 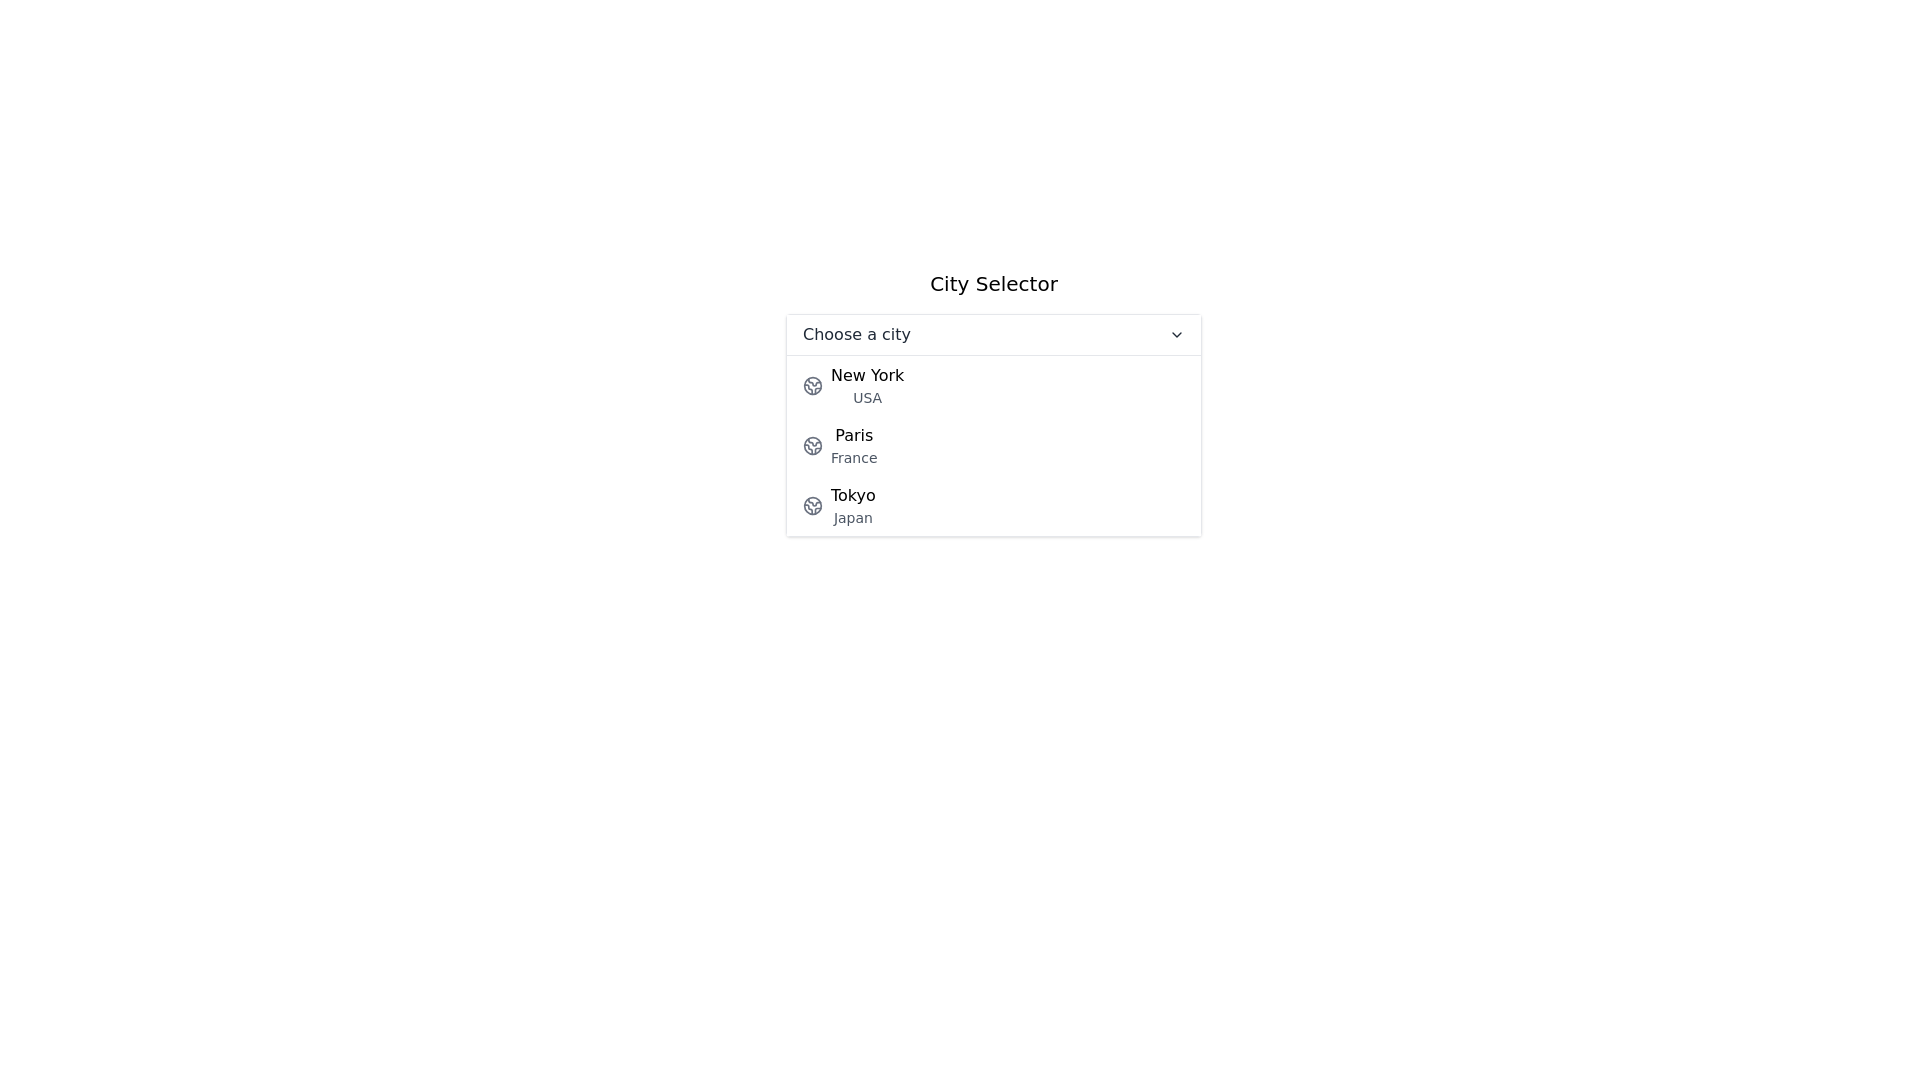 What do you see at coordinates (812, 504) in the screenshot?
I see `the geographical icon located to the left of the 'Tokyo' text in the city selection dropdown` at bounding box center [812, 504].